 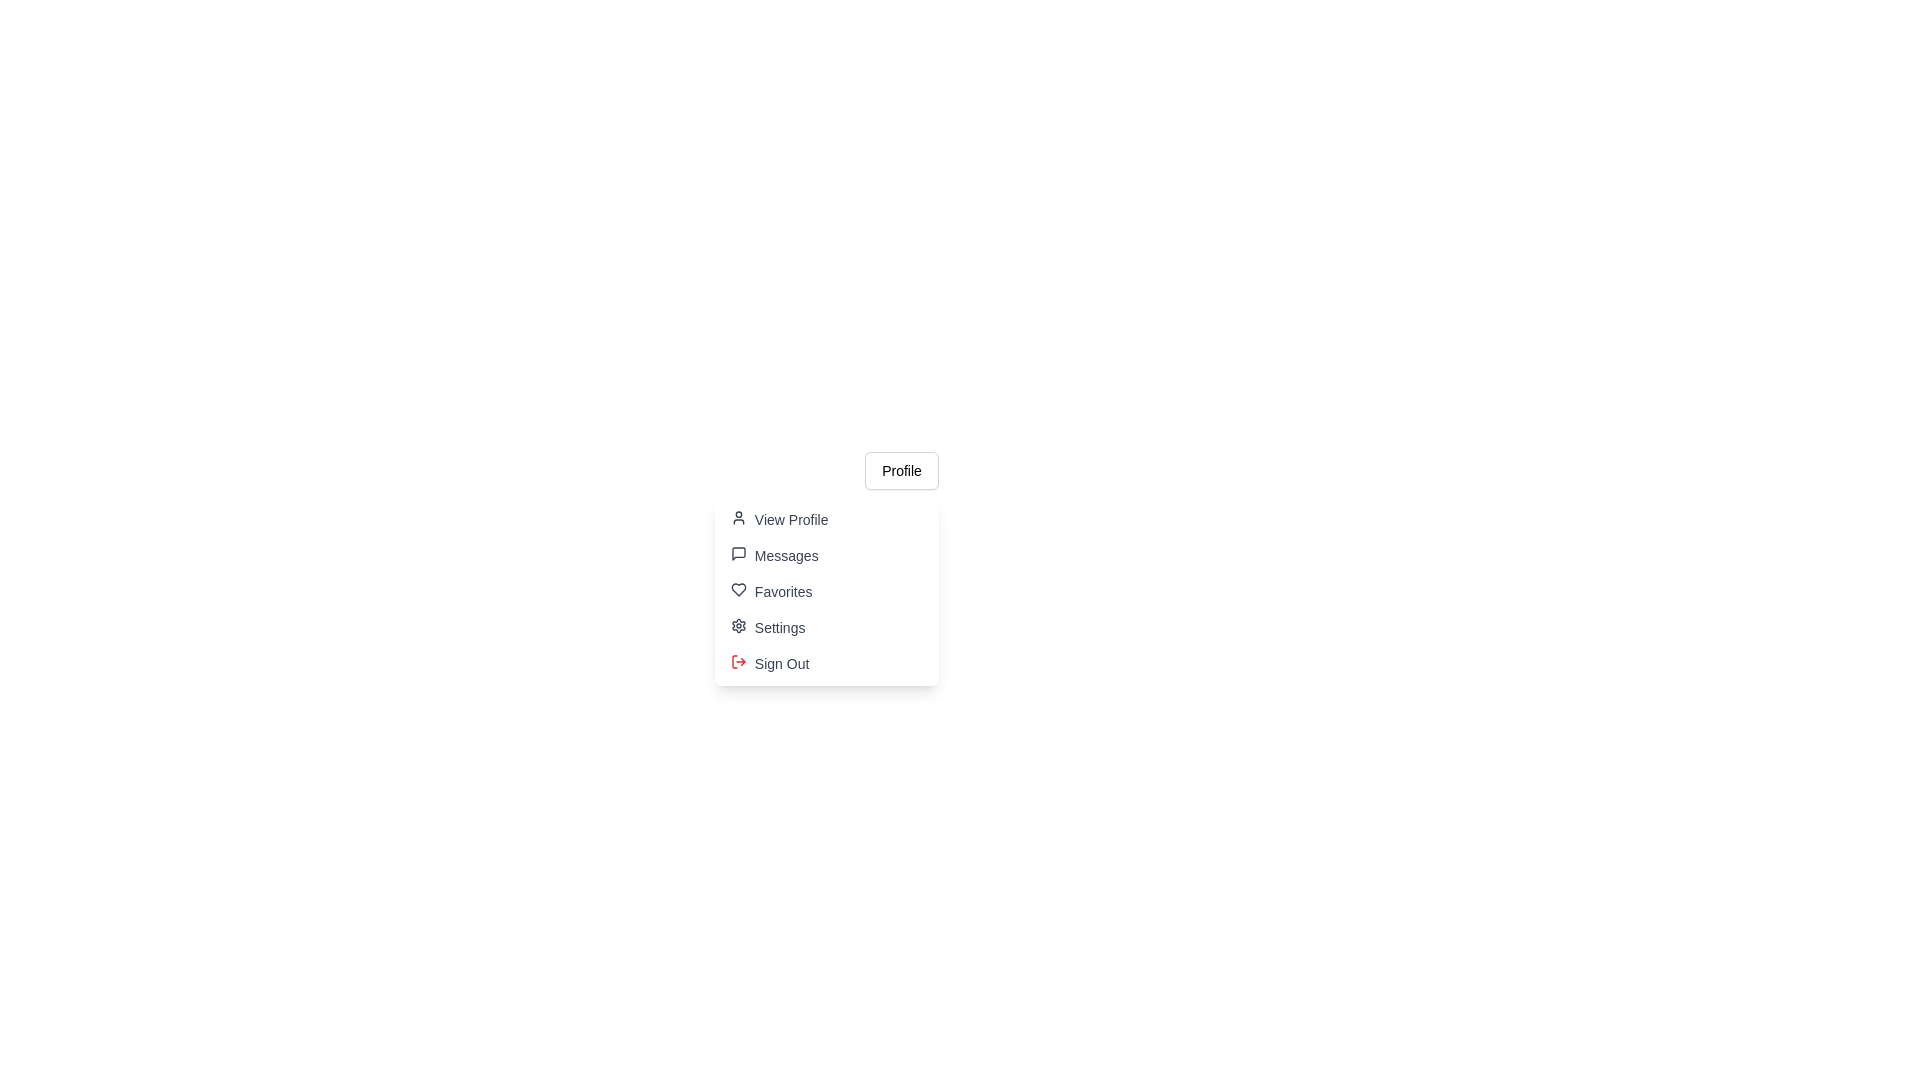 I want to click on the 'Messages' button located in the dropdown menu, which is the second item below 'View Profile' and above 'Favorites', so click(x=826, y=555).